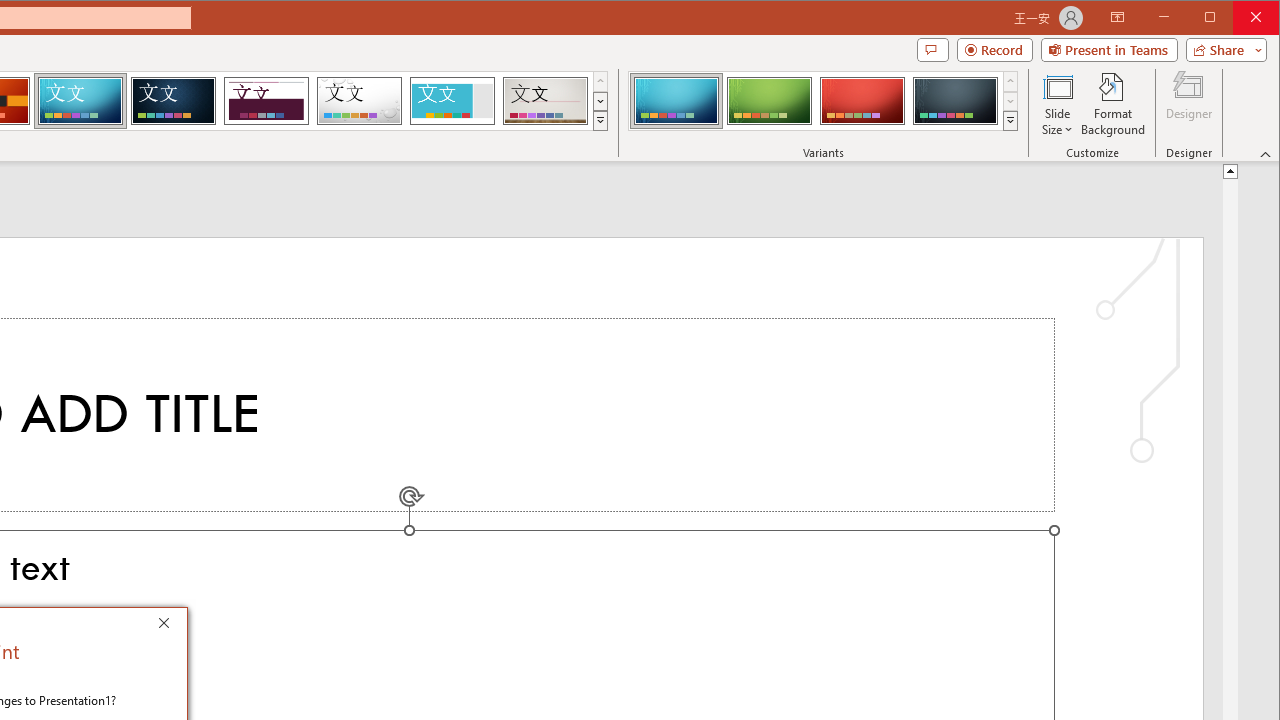 This screenshot has height=720, width=1280. What do you see at coordinates (265, 100) in the screenshot?
I see `'Dividend'` at bounding box center [265, 100].